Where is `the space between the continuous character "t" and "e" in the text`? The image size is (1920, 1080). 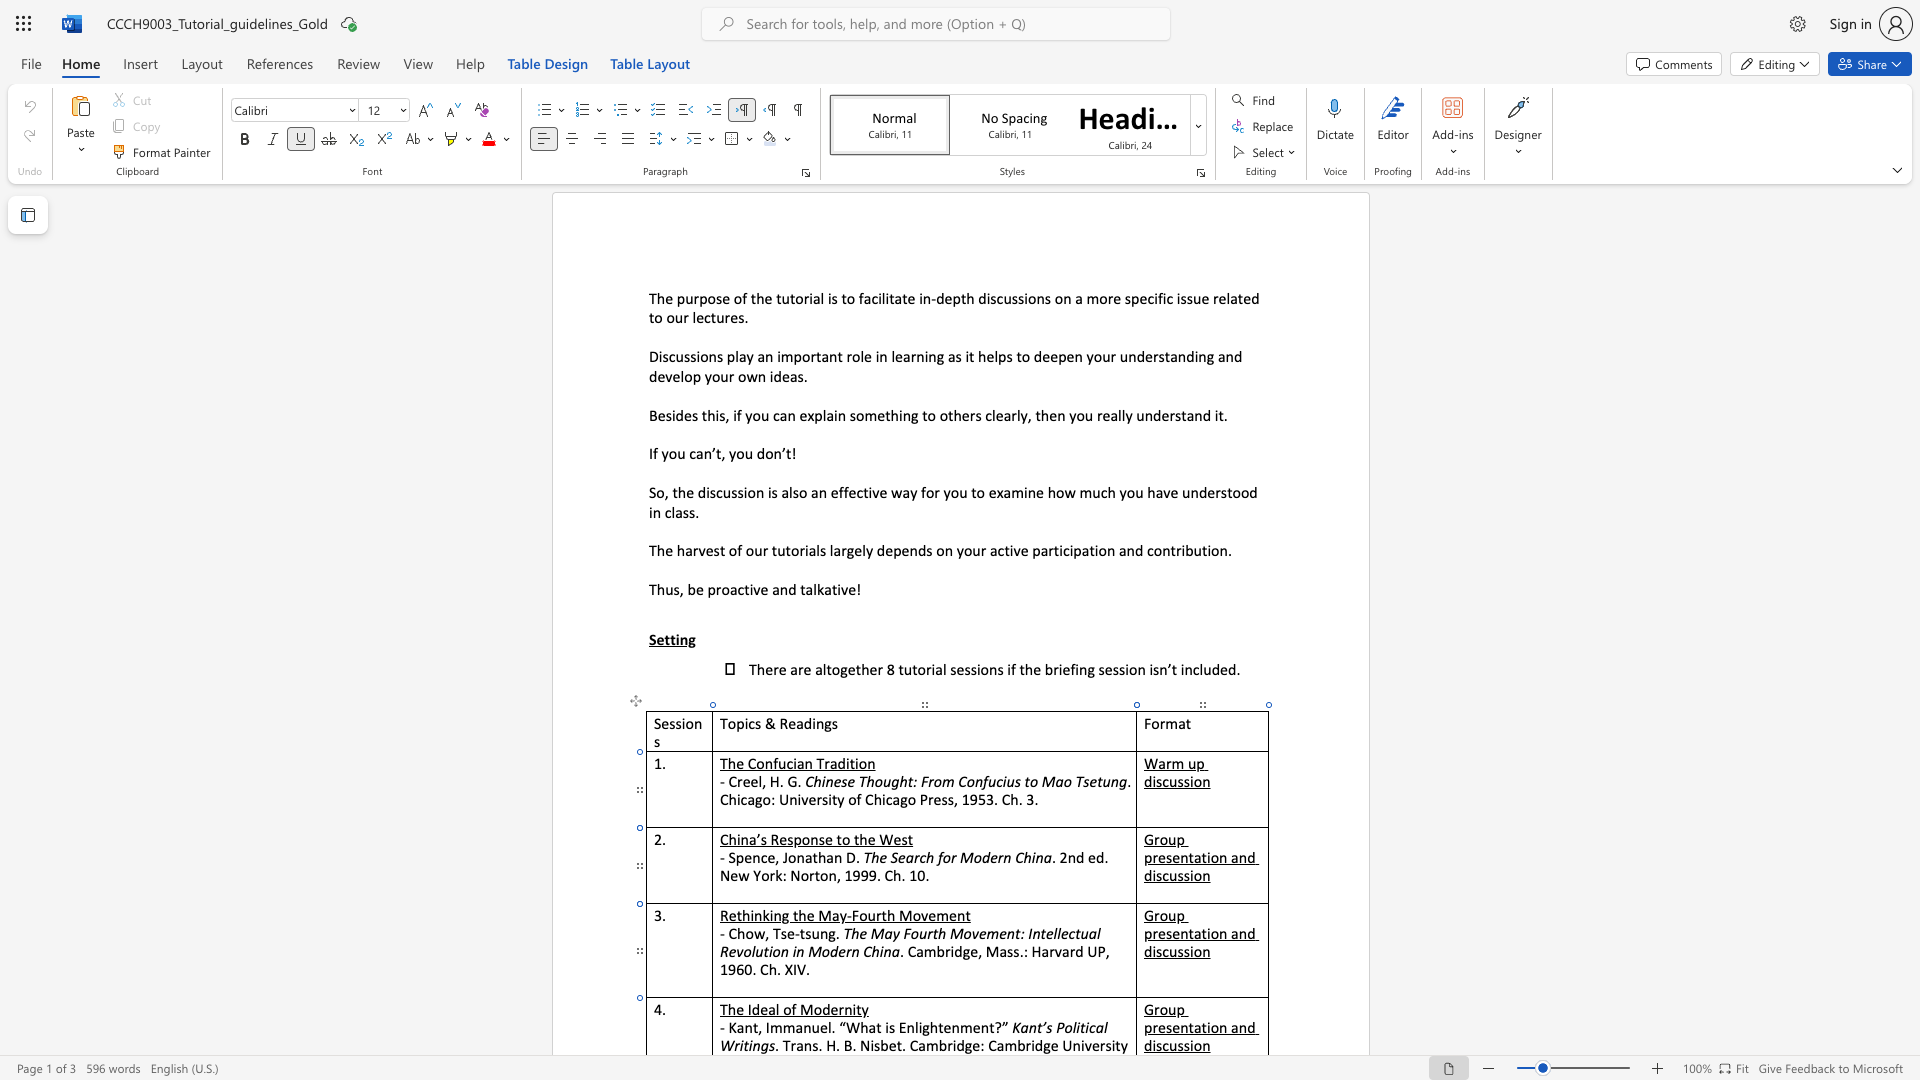 the space between the continuous character "t" and "e" in the text is located at coordinates (943, 1027).